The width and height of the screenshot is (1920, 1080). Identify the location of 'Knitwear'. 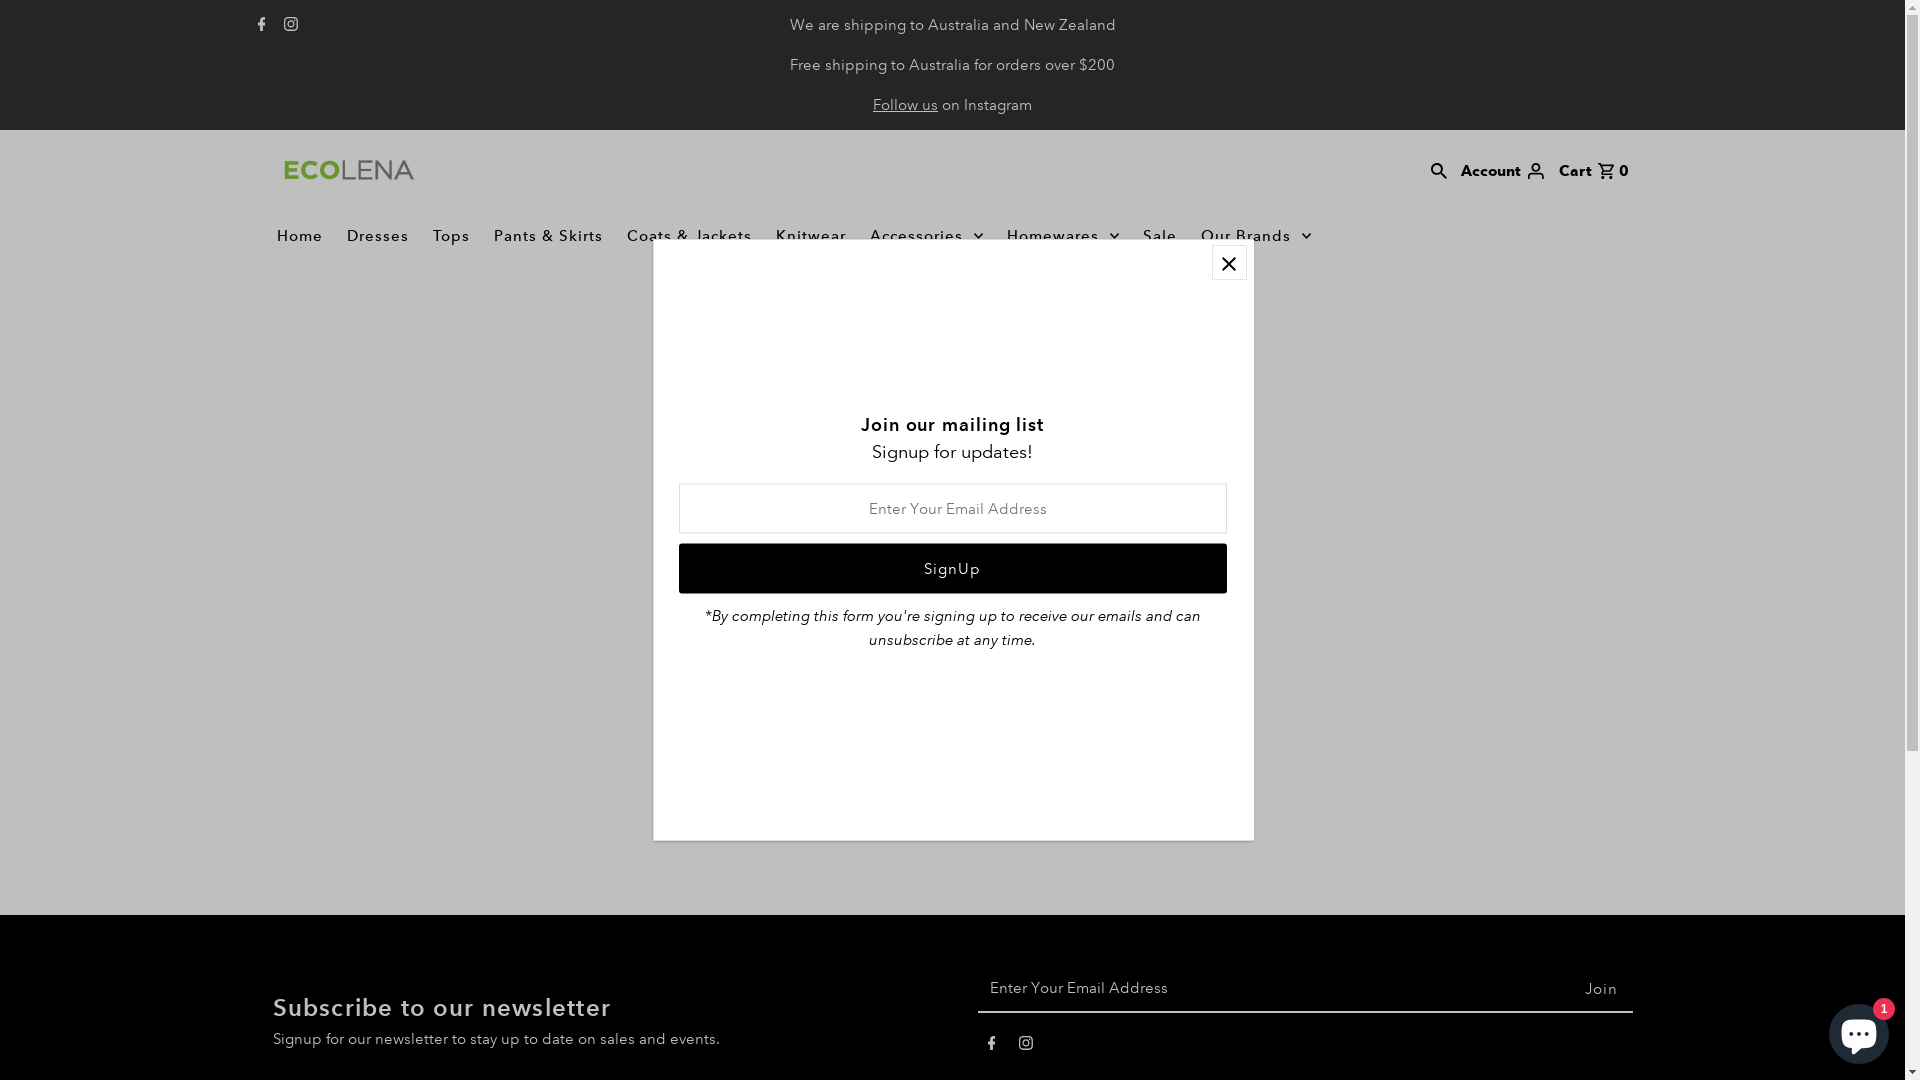
(811, 234).